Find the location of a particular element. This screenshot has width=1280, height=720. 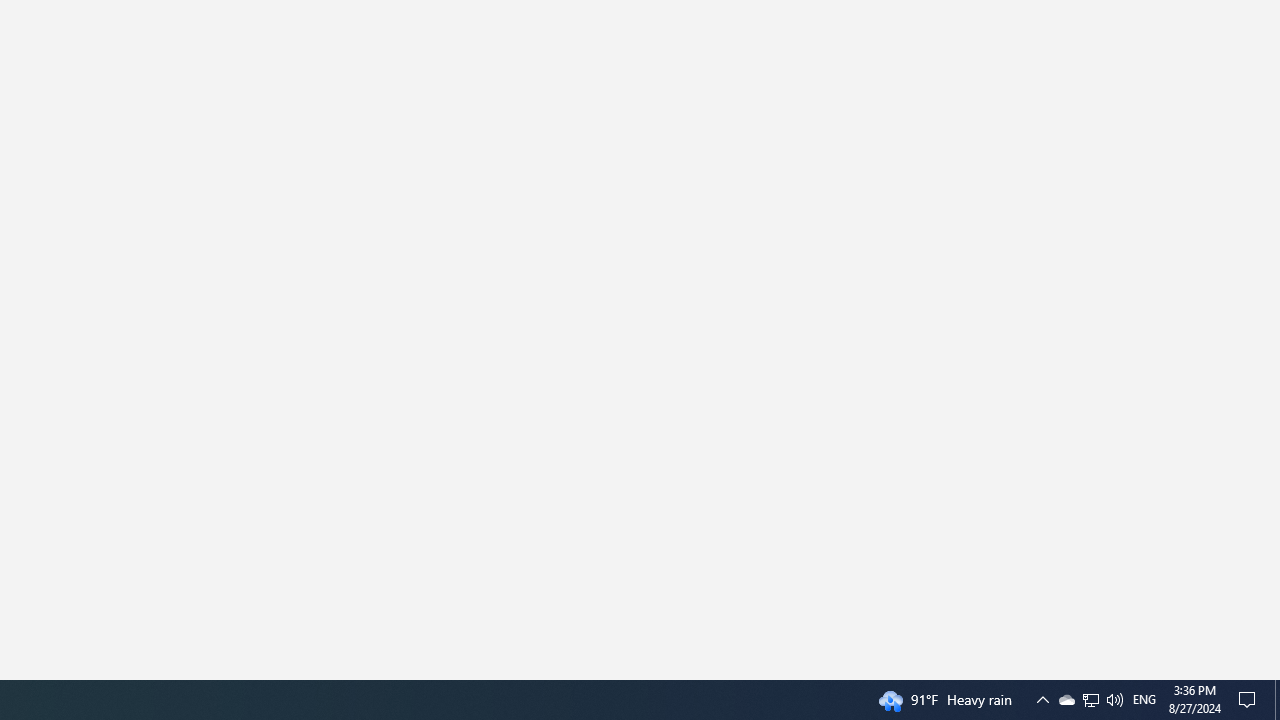

'Vertical Small Increase' is located at coordinates (1271, 672).